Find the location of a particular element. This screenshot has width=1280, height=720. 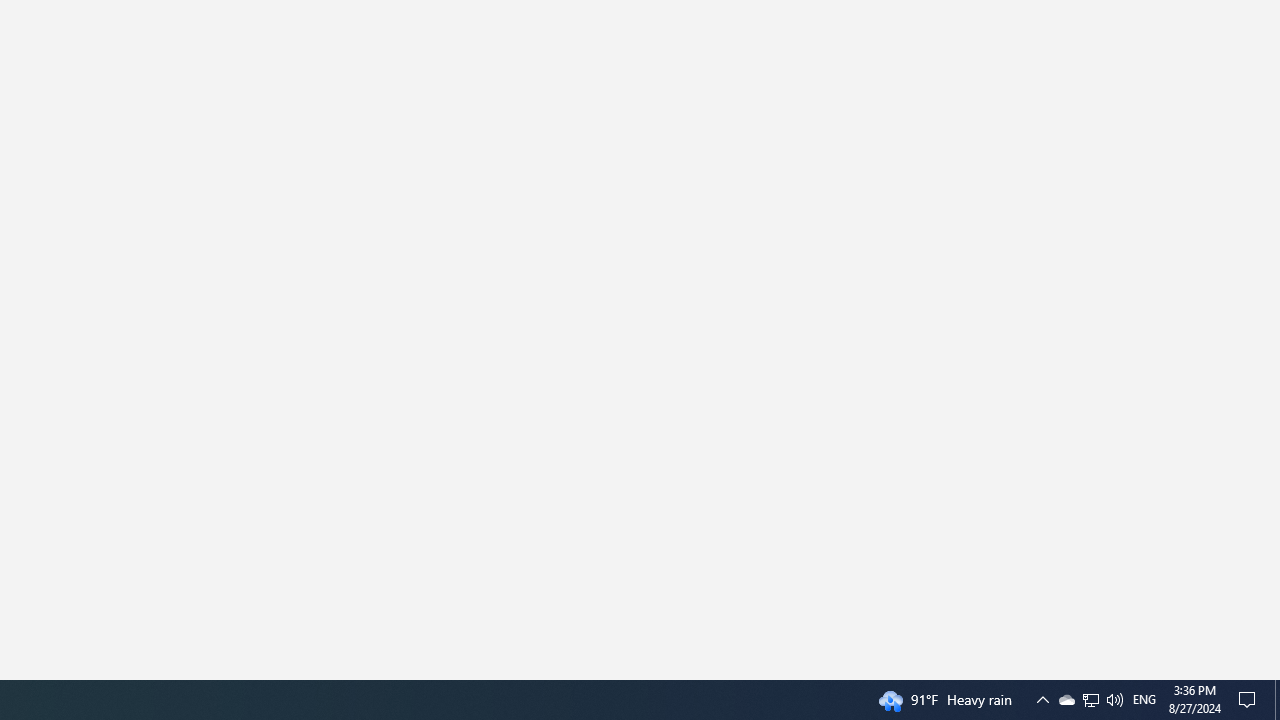

'Vertical Small Increase' is located at coordinates (1271, 672).